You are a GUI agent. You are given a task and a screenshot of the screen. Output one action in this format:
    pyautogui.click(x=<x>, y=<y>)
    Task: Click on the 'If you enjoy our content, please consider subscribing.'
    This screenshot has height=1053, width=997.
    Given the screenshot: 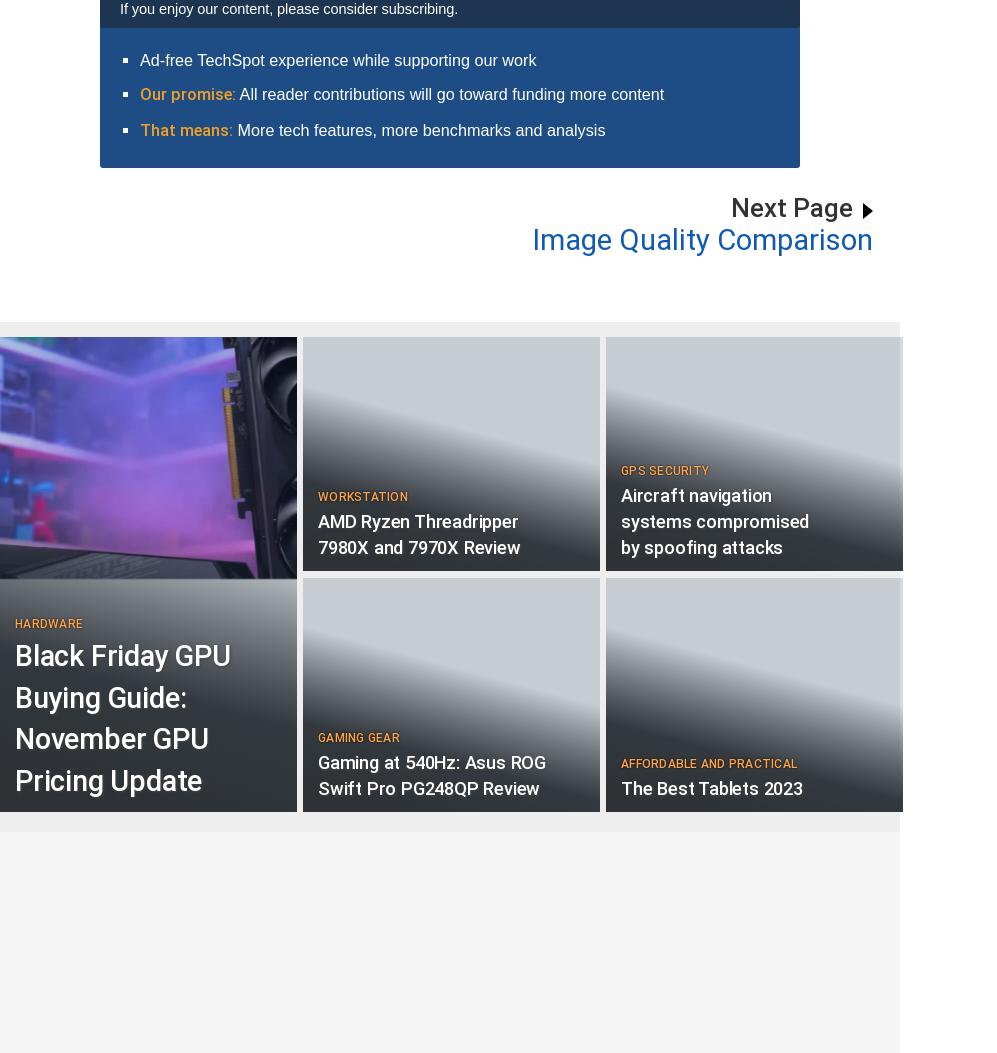 What is the action you would take?
    pyautogui.click(x=120, y=8)
    